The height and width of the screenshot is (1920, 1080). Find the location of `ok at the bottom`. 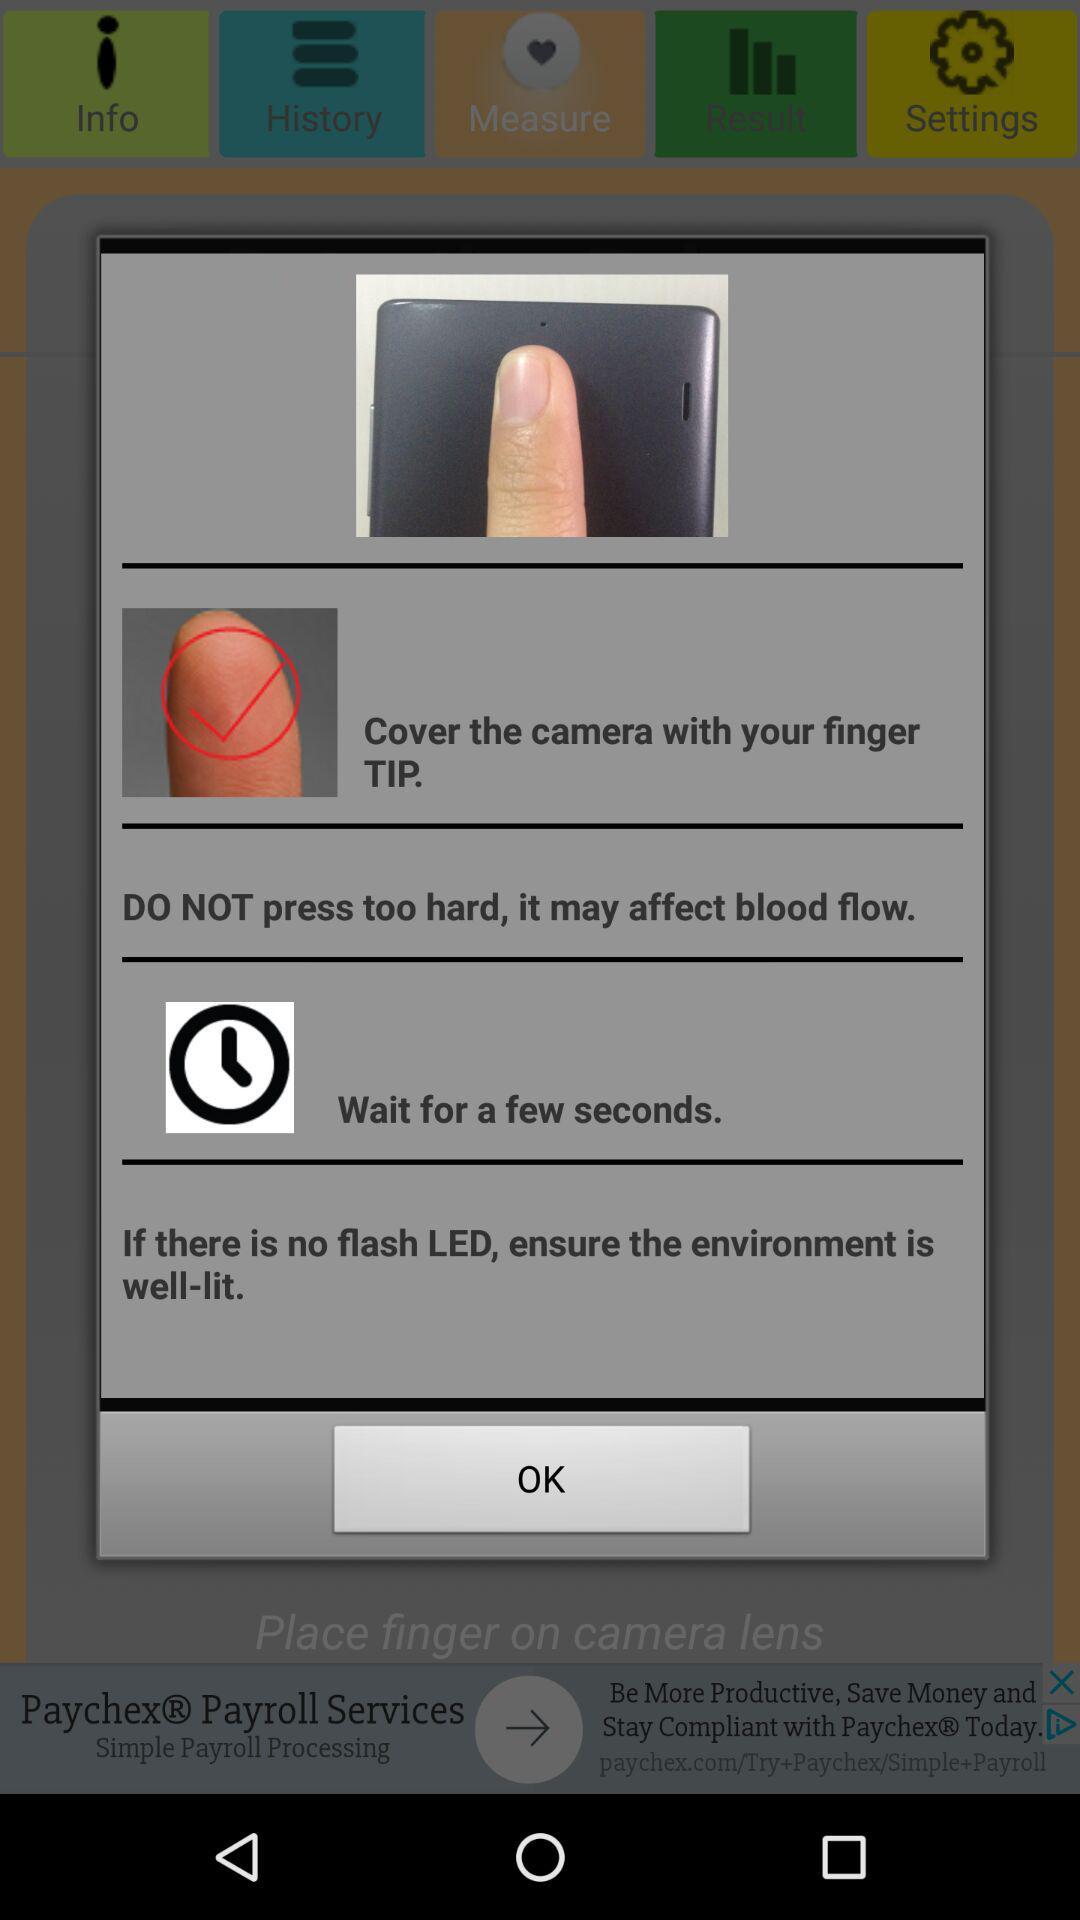

ok at the bottom is located at coordinates (542, 1484).